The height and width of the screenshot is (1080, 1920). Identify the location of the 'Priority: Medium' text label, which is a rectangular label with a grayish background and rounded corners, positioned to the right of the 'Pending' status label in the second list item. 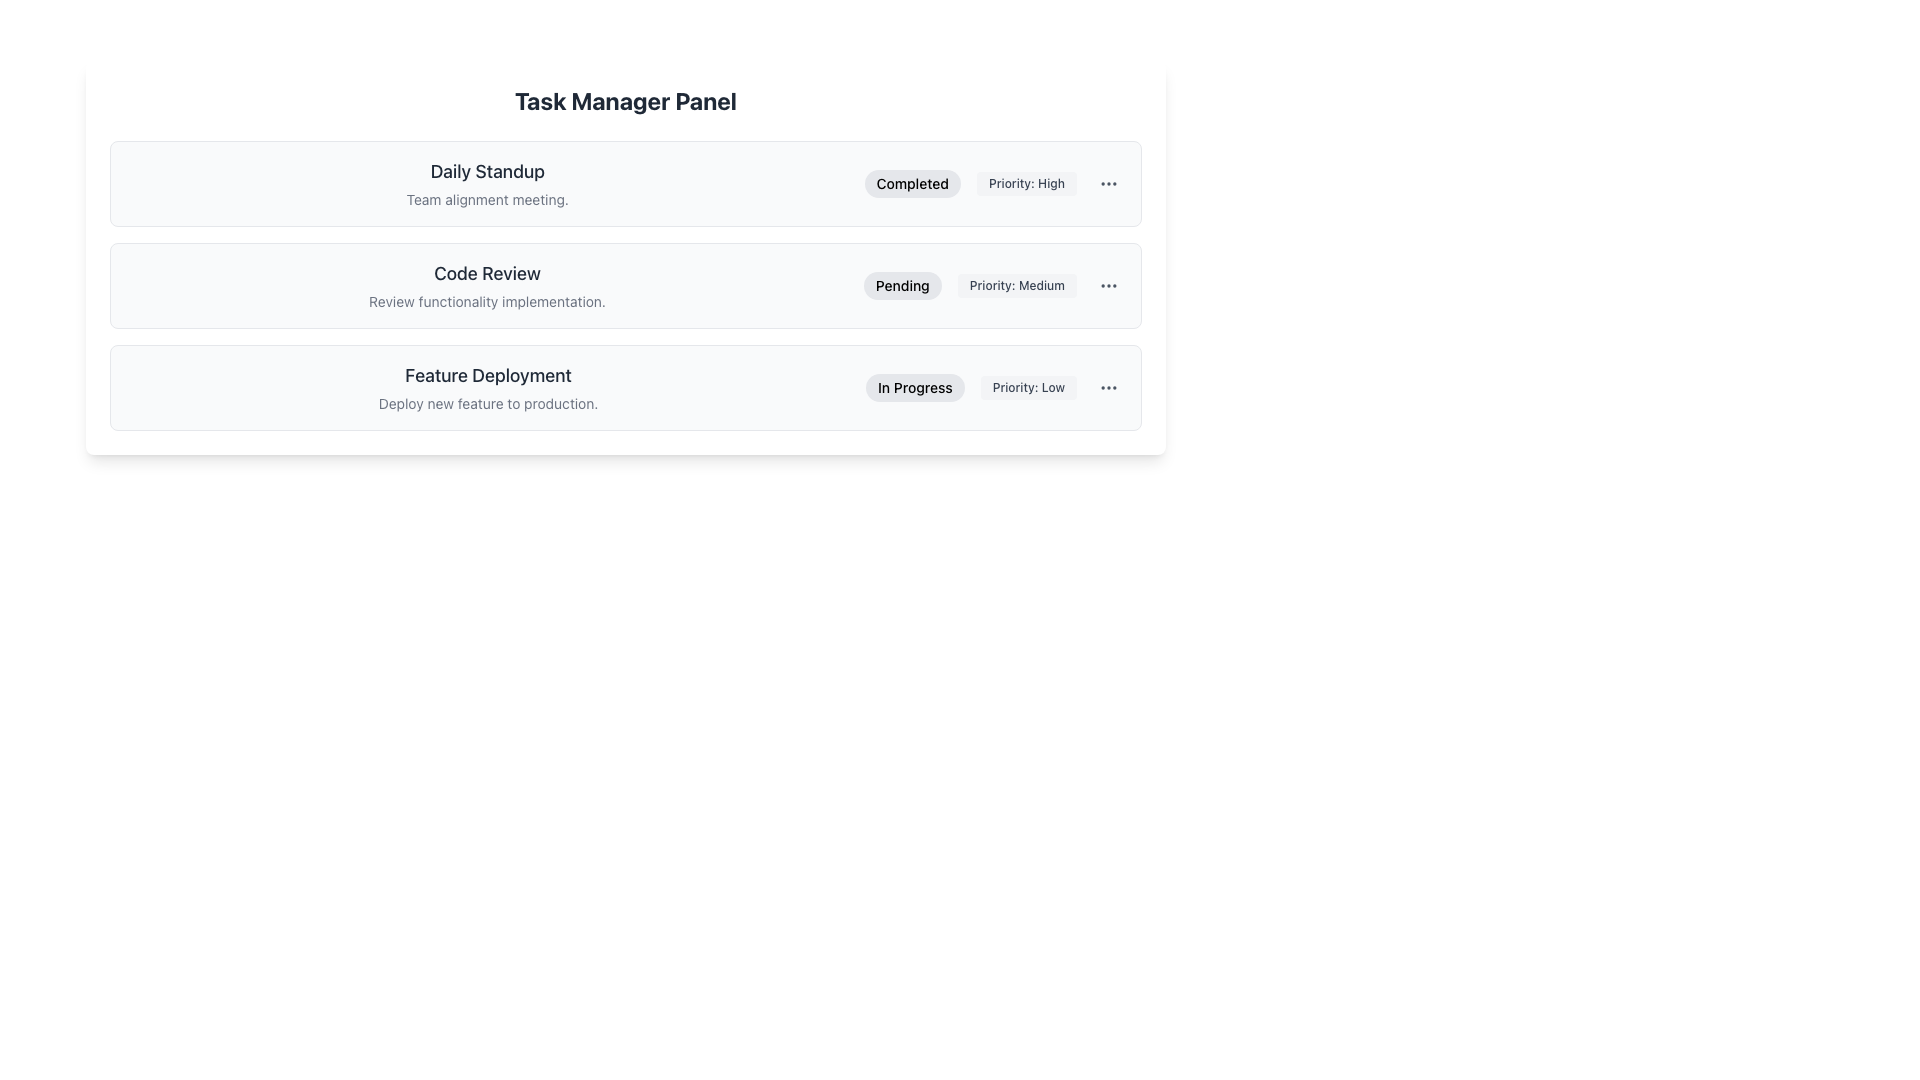
(1017, 285).